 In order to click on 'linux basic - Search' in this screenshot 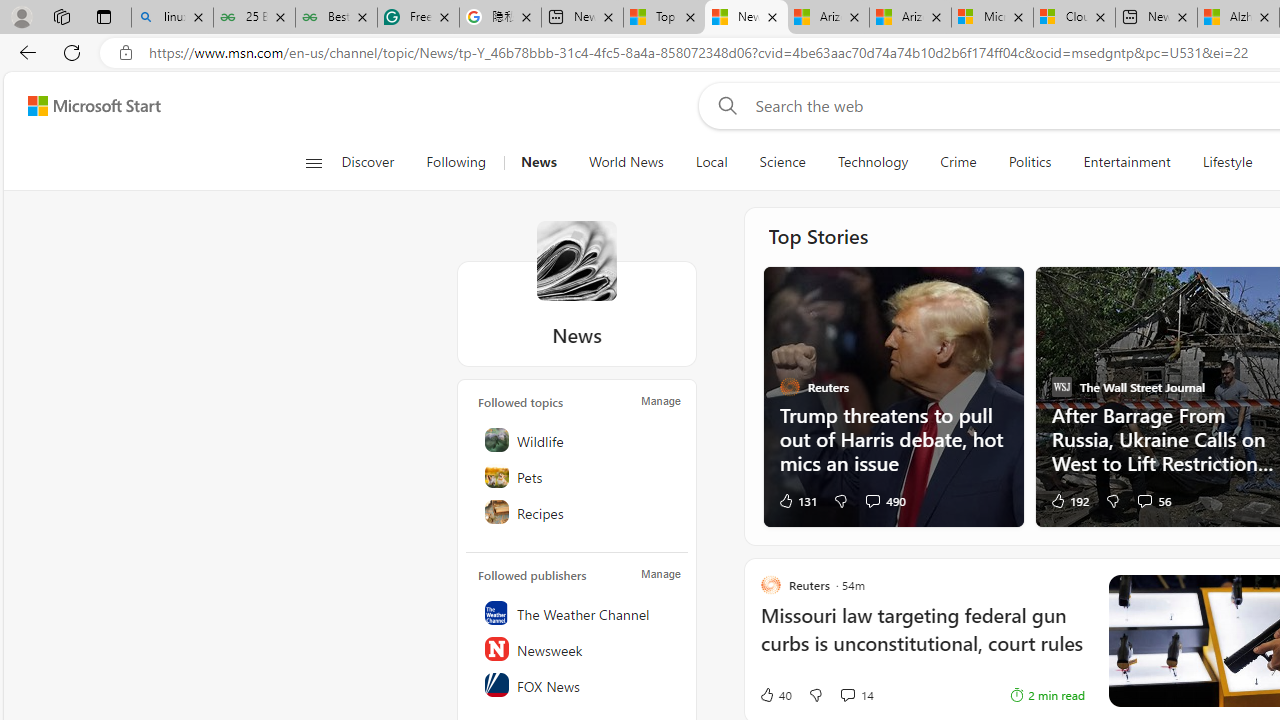, I will do `click(172, 17)`.